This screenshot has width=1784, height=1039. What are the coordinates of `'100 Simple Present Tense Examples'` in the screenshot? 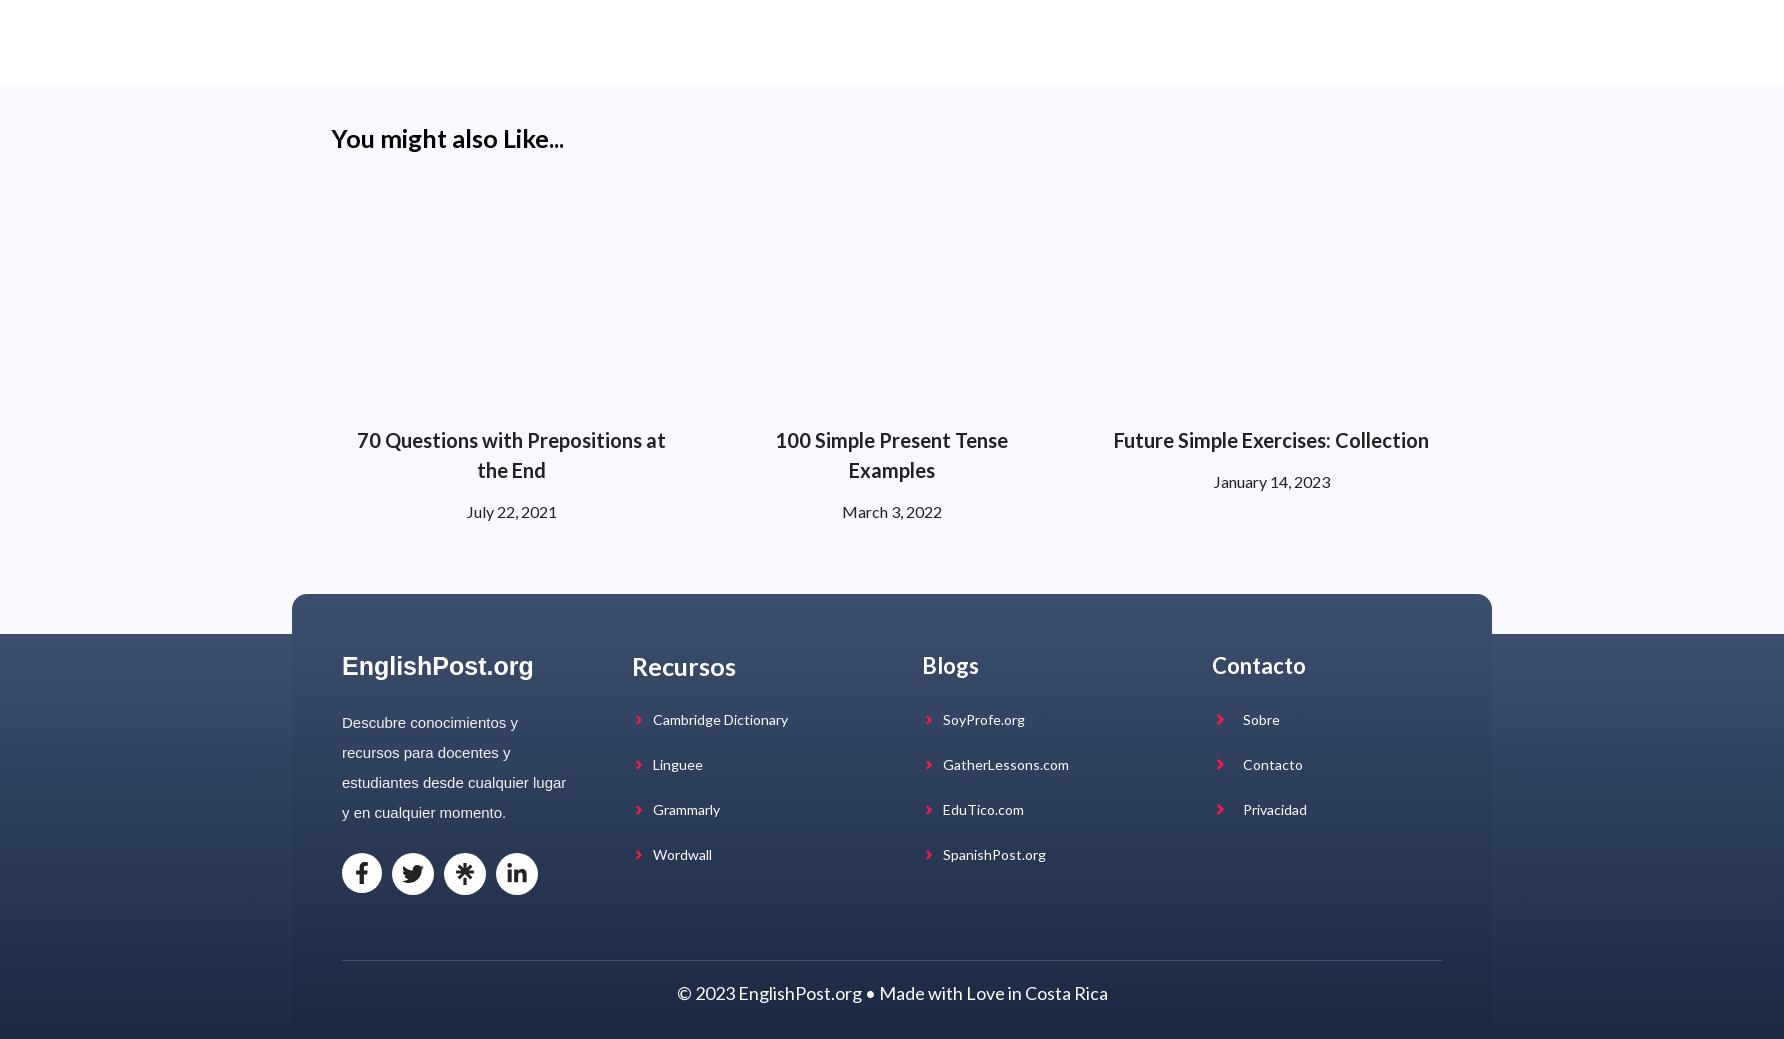 It's located at (890, 453).